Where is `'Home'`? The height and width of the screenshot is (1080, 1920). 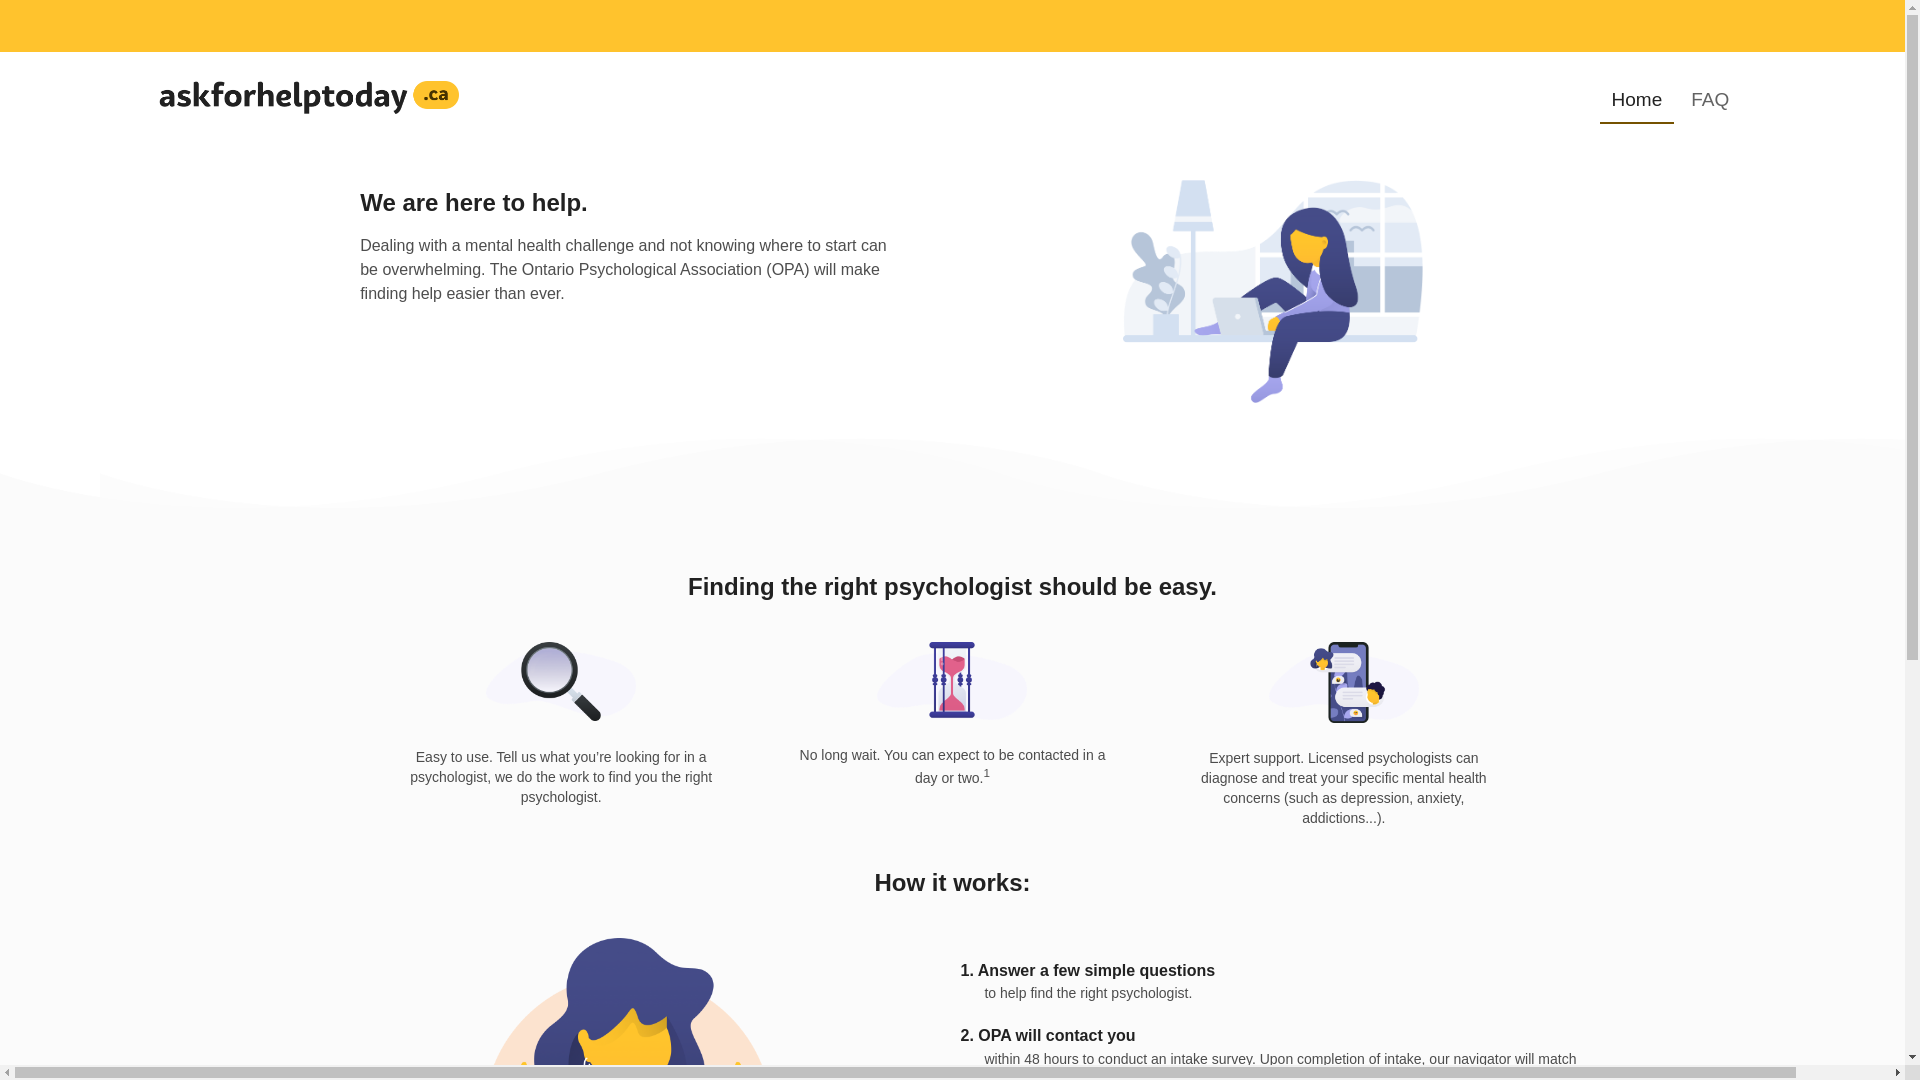
'Home' is located at coordinates (1637, 100).